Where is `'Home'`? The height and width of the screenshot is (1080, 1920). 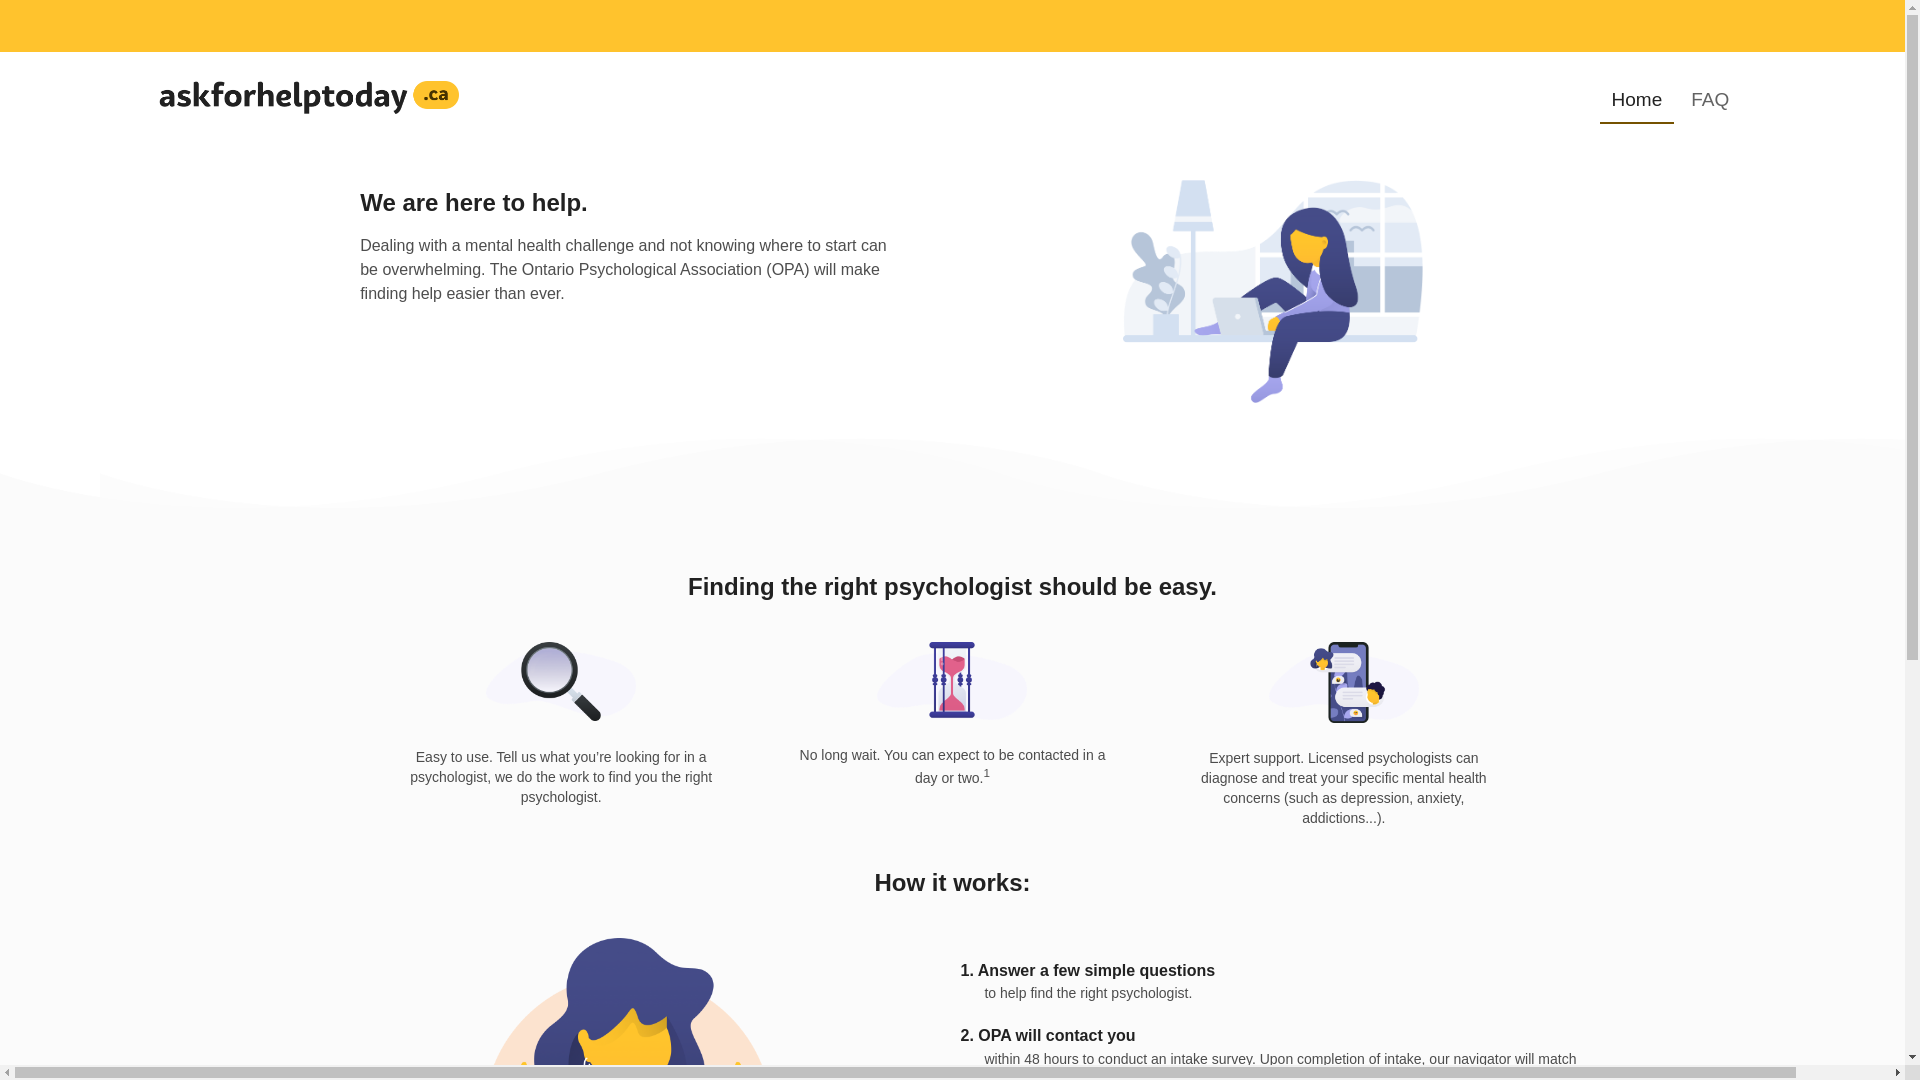
'Home' is located at coordinates (1637, 100).